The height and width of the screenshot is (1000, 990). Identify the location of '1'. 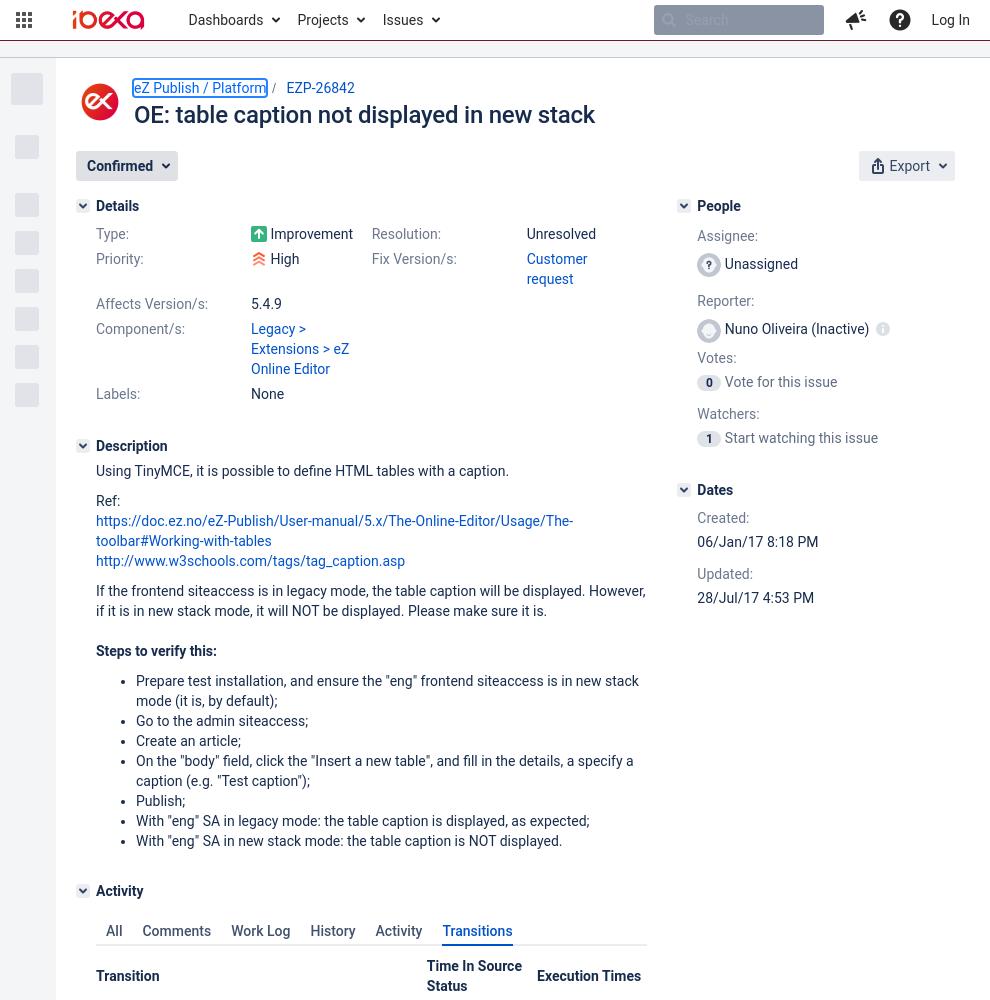
(707, 438).